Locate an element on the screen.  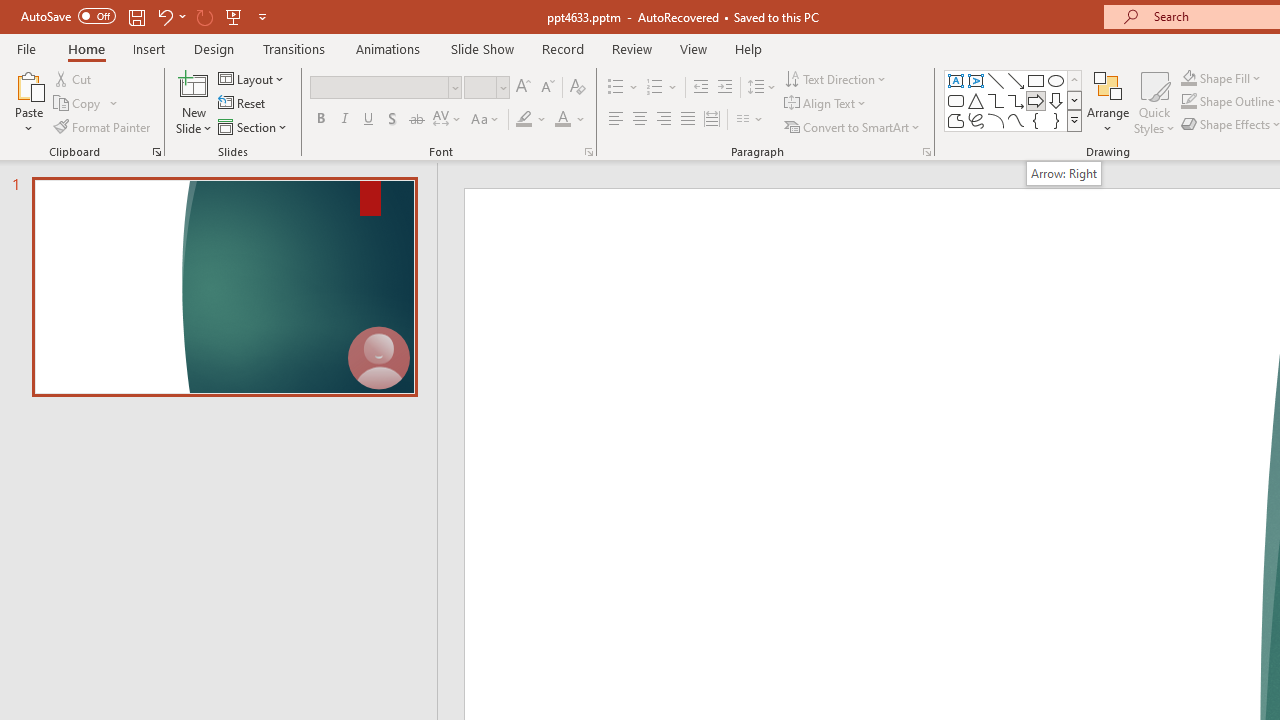
'Vertical Text Box' is located at coordinates (976, 80).